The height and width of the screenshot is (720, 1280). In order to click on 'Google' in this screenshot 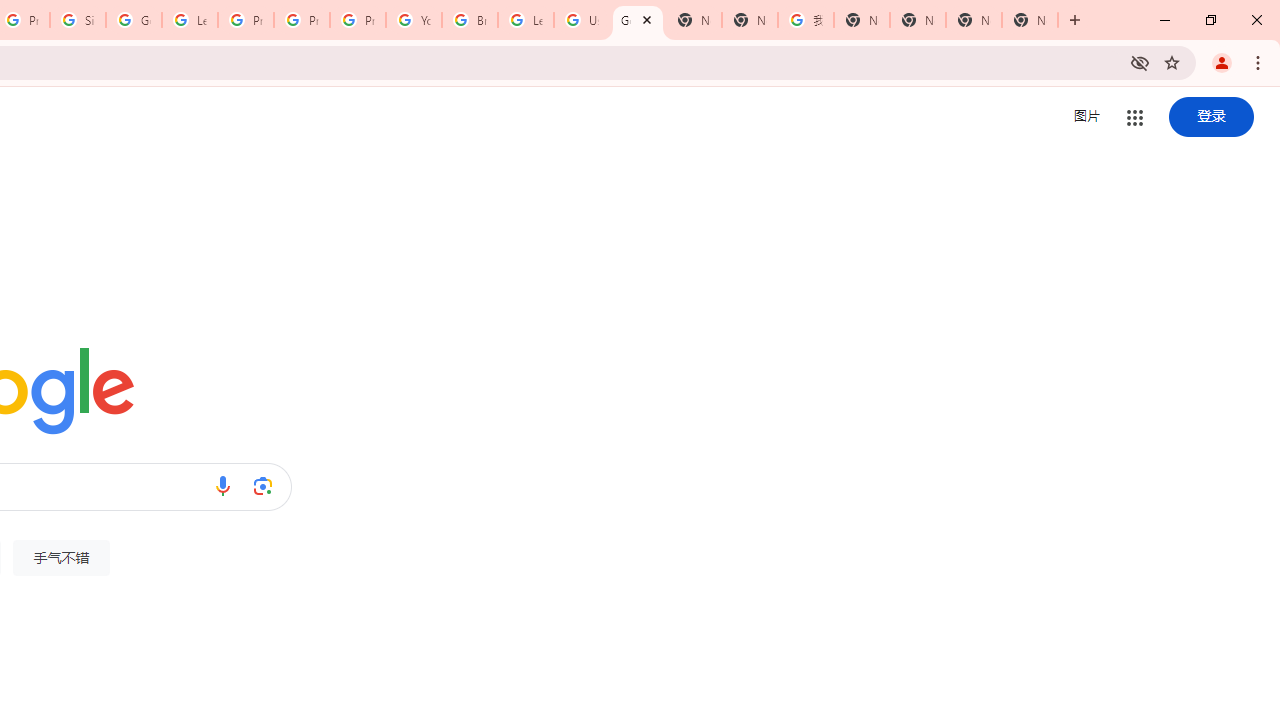, I will do `click(637, 20)`.